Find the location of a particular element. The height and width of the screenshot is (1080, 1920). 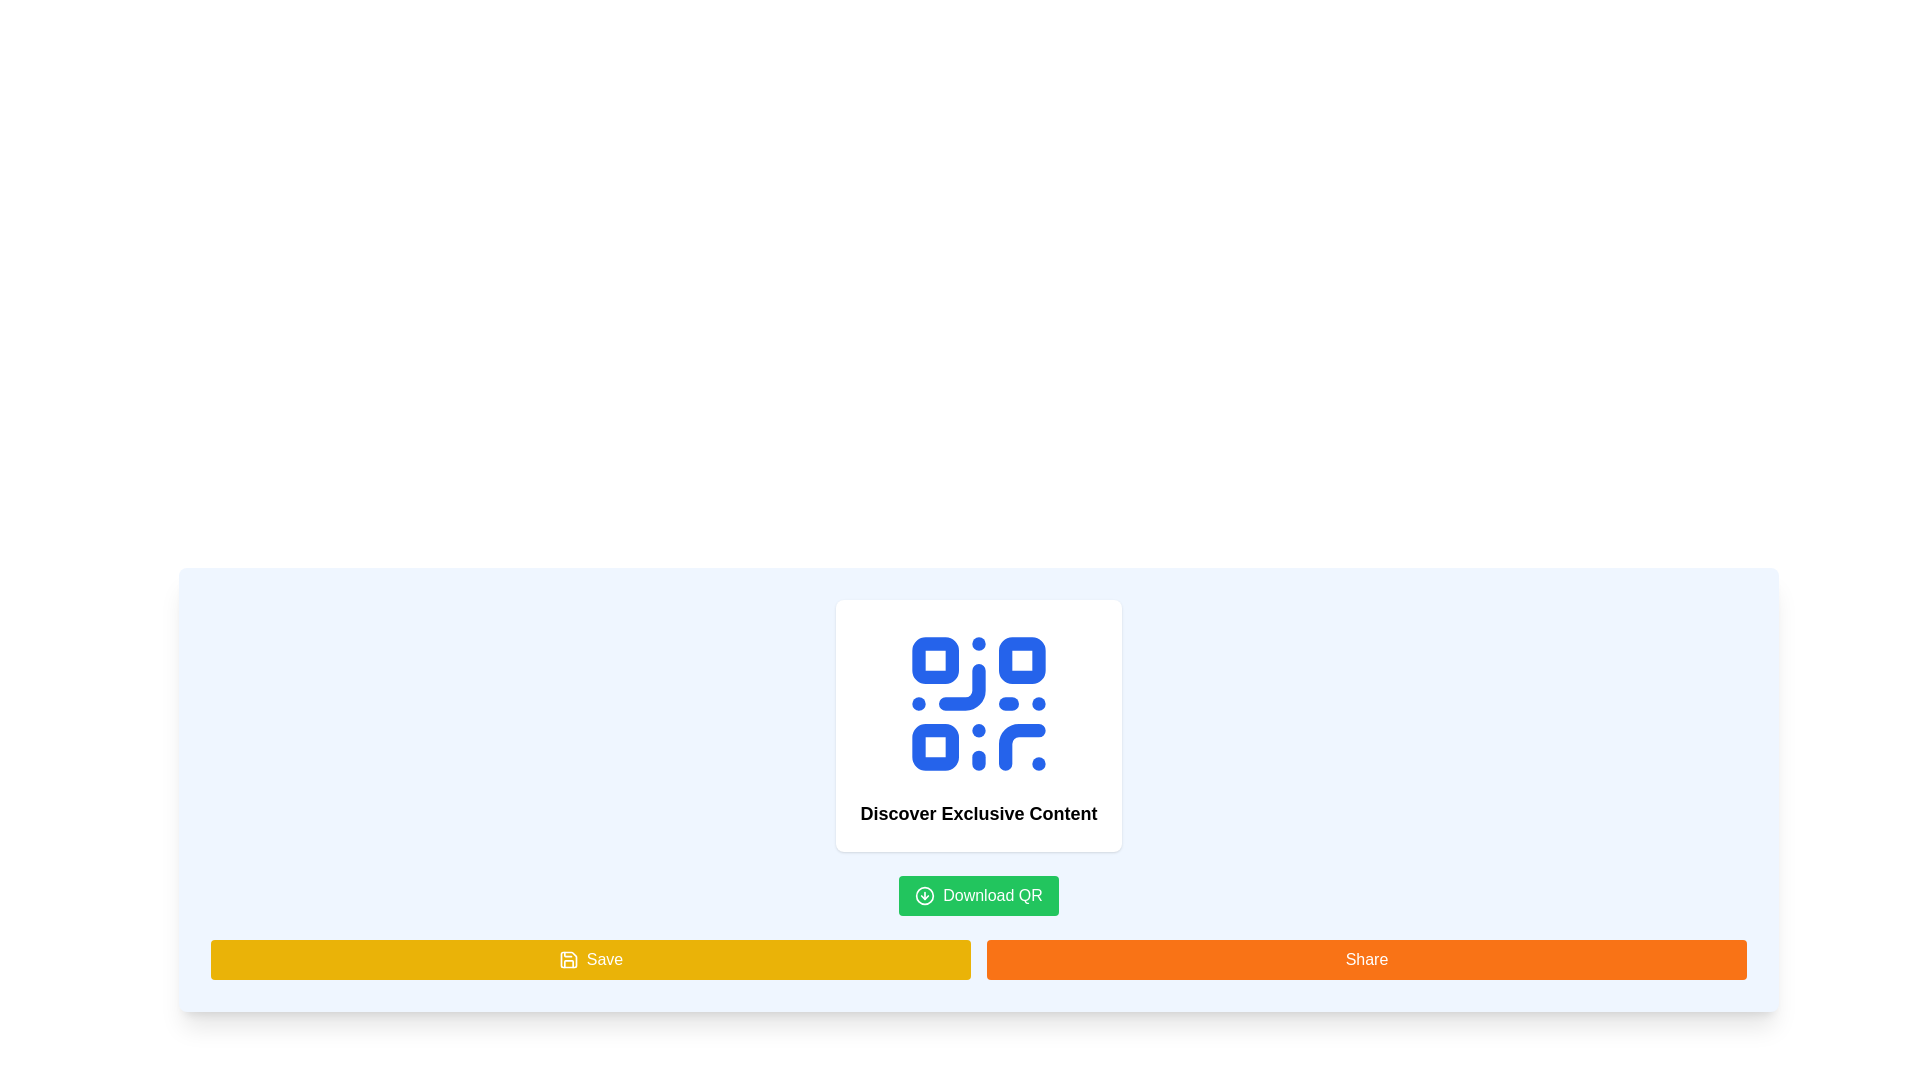

the green 'Download QR' button with a white downward arrow icon to download the QR code is located at coordinates (979, 894).